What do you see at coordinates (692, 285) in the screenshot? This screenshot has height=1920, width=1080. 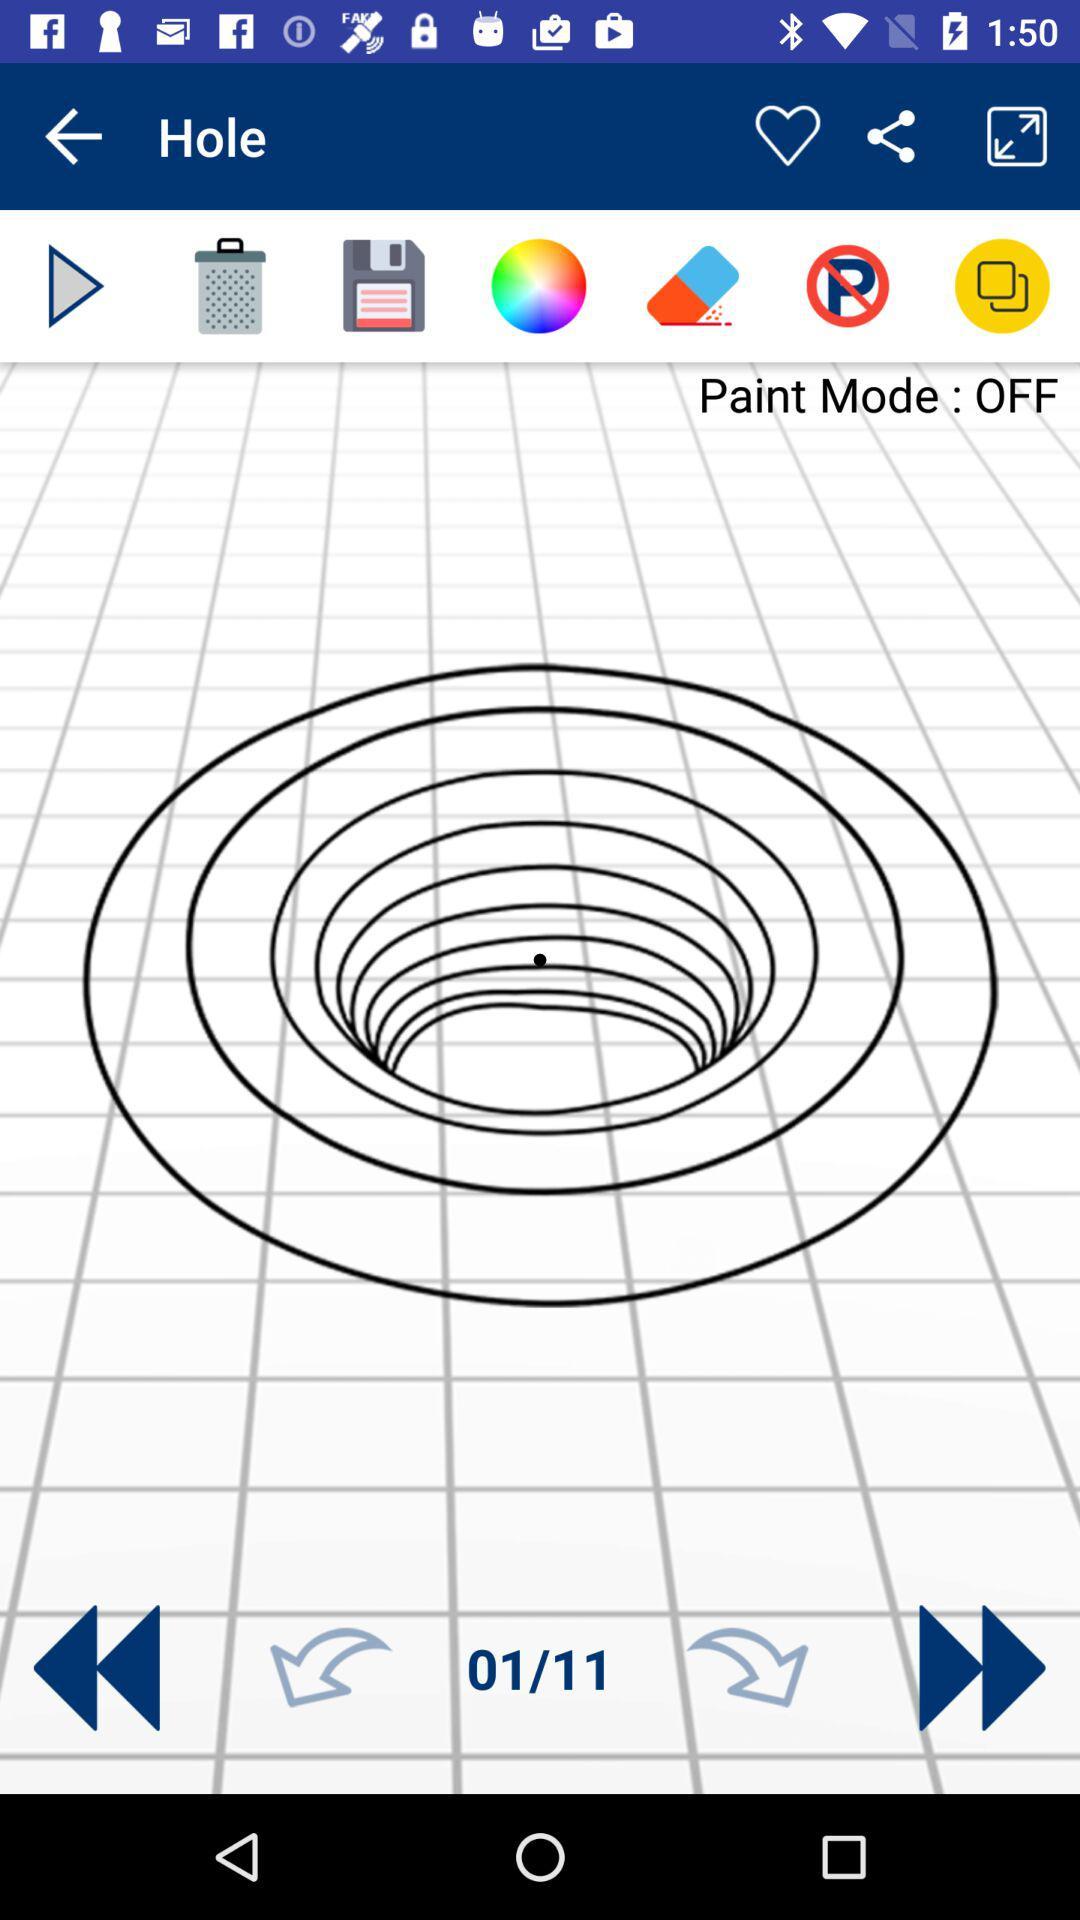 I see `eraser` at bounding box center [692, 285].